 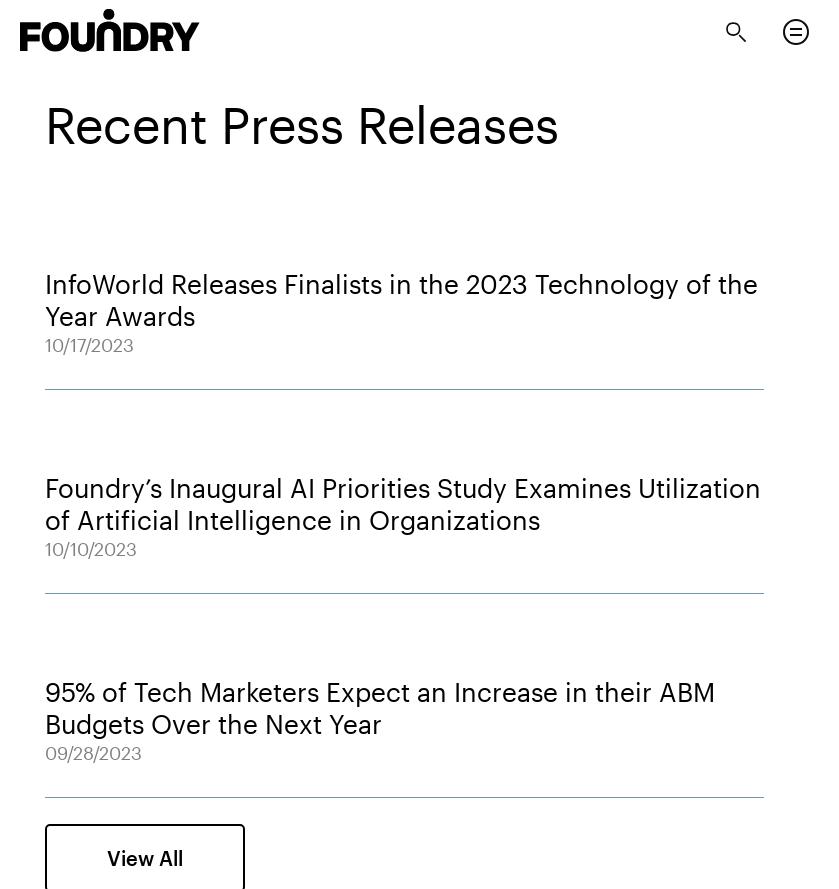 What do you see at coordinates (91, 547) in the screenshot?
I see `'10/10/2023'` at bounding box center [91, 547].